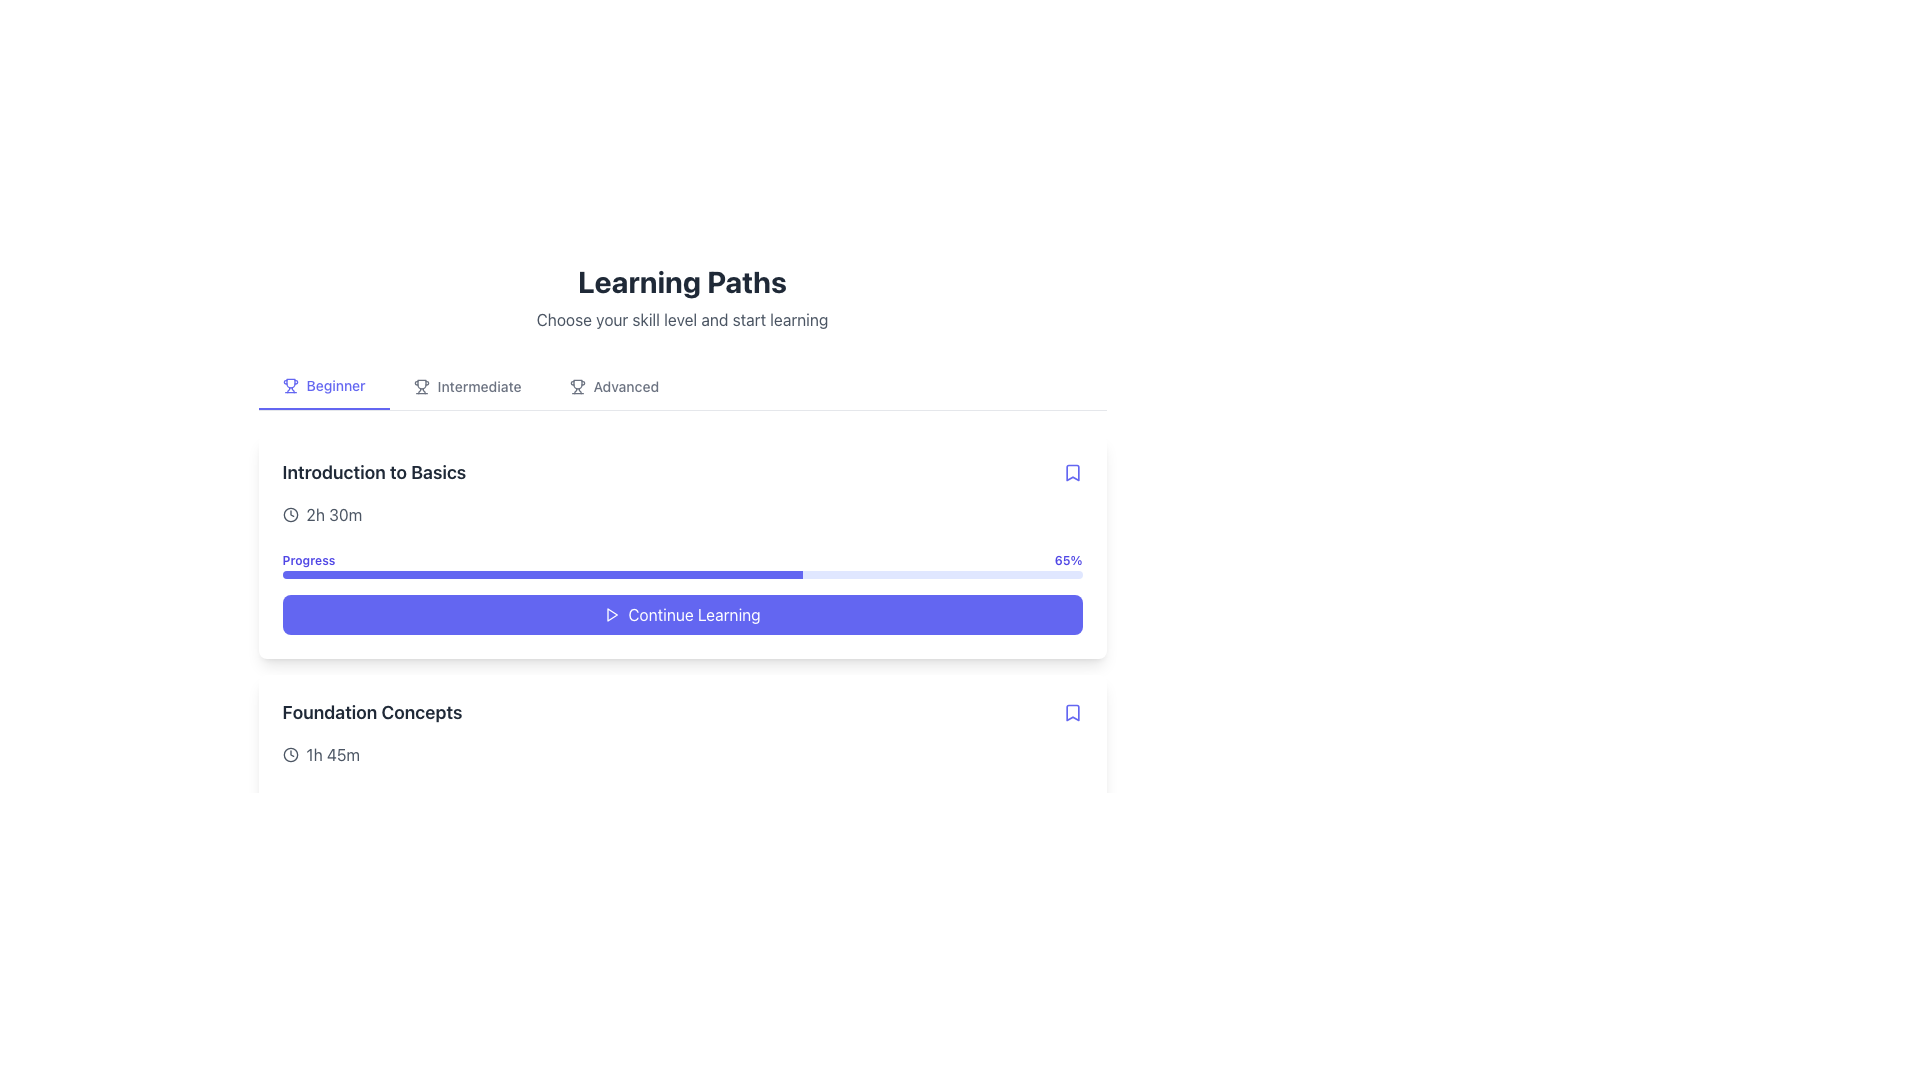 The width and height of the screenshot is (1920, 1080). What do you see at coordinates (289, 383) in the screenshot?
I see `cup or trophy shaped SVG element located near the 'Beginner' label in the top left section of the interface using developer tools` at bounding box center [289, 383].